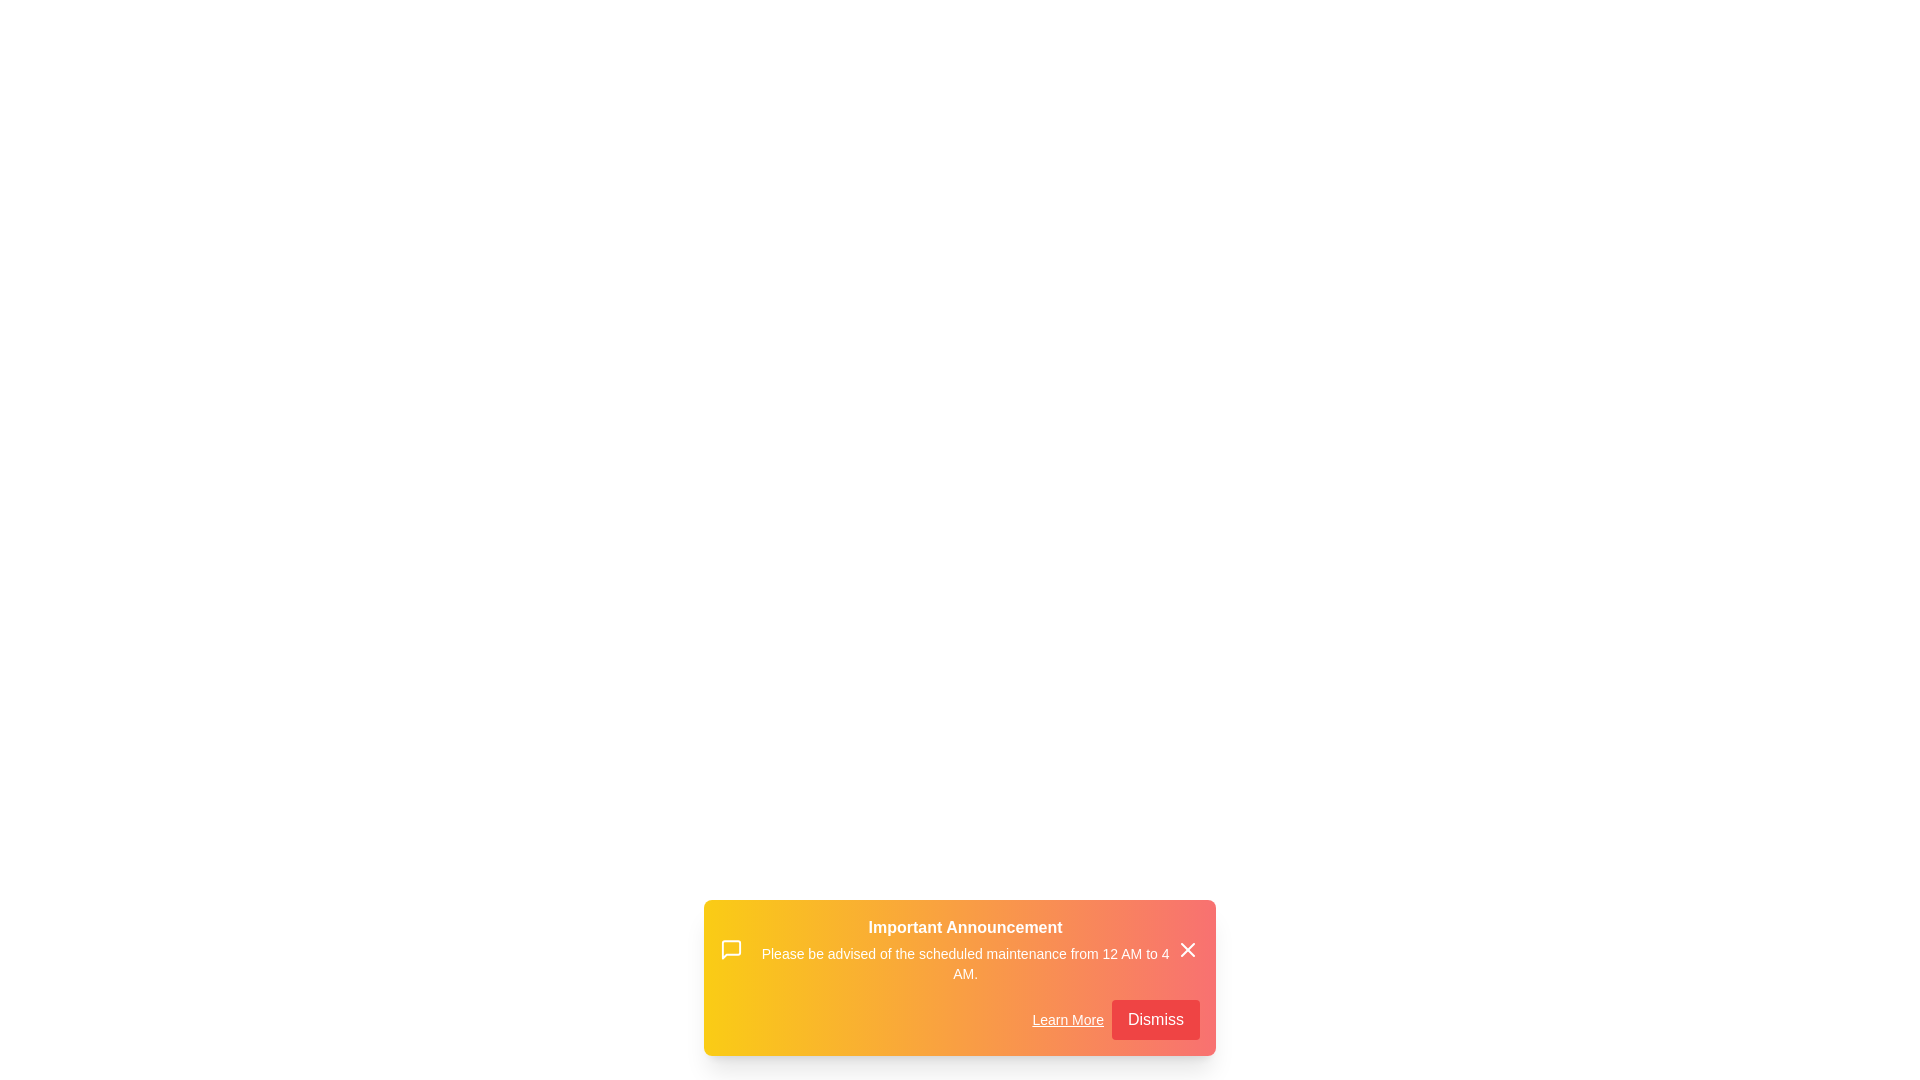 The width and height of the screenshot is (1920, 1080). Describe the element at coordinates (1156, 1019) in the screenshot. I see `the red rounded button labeled 'Dismiss' located at the bottom-right corner of the notification card to observe any hover effects` at that location.